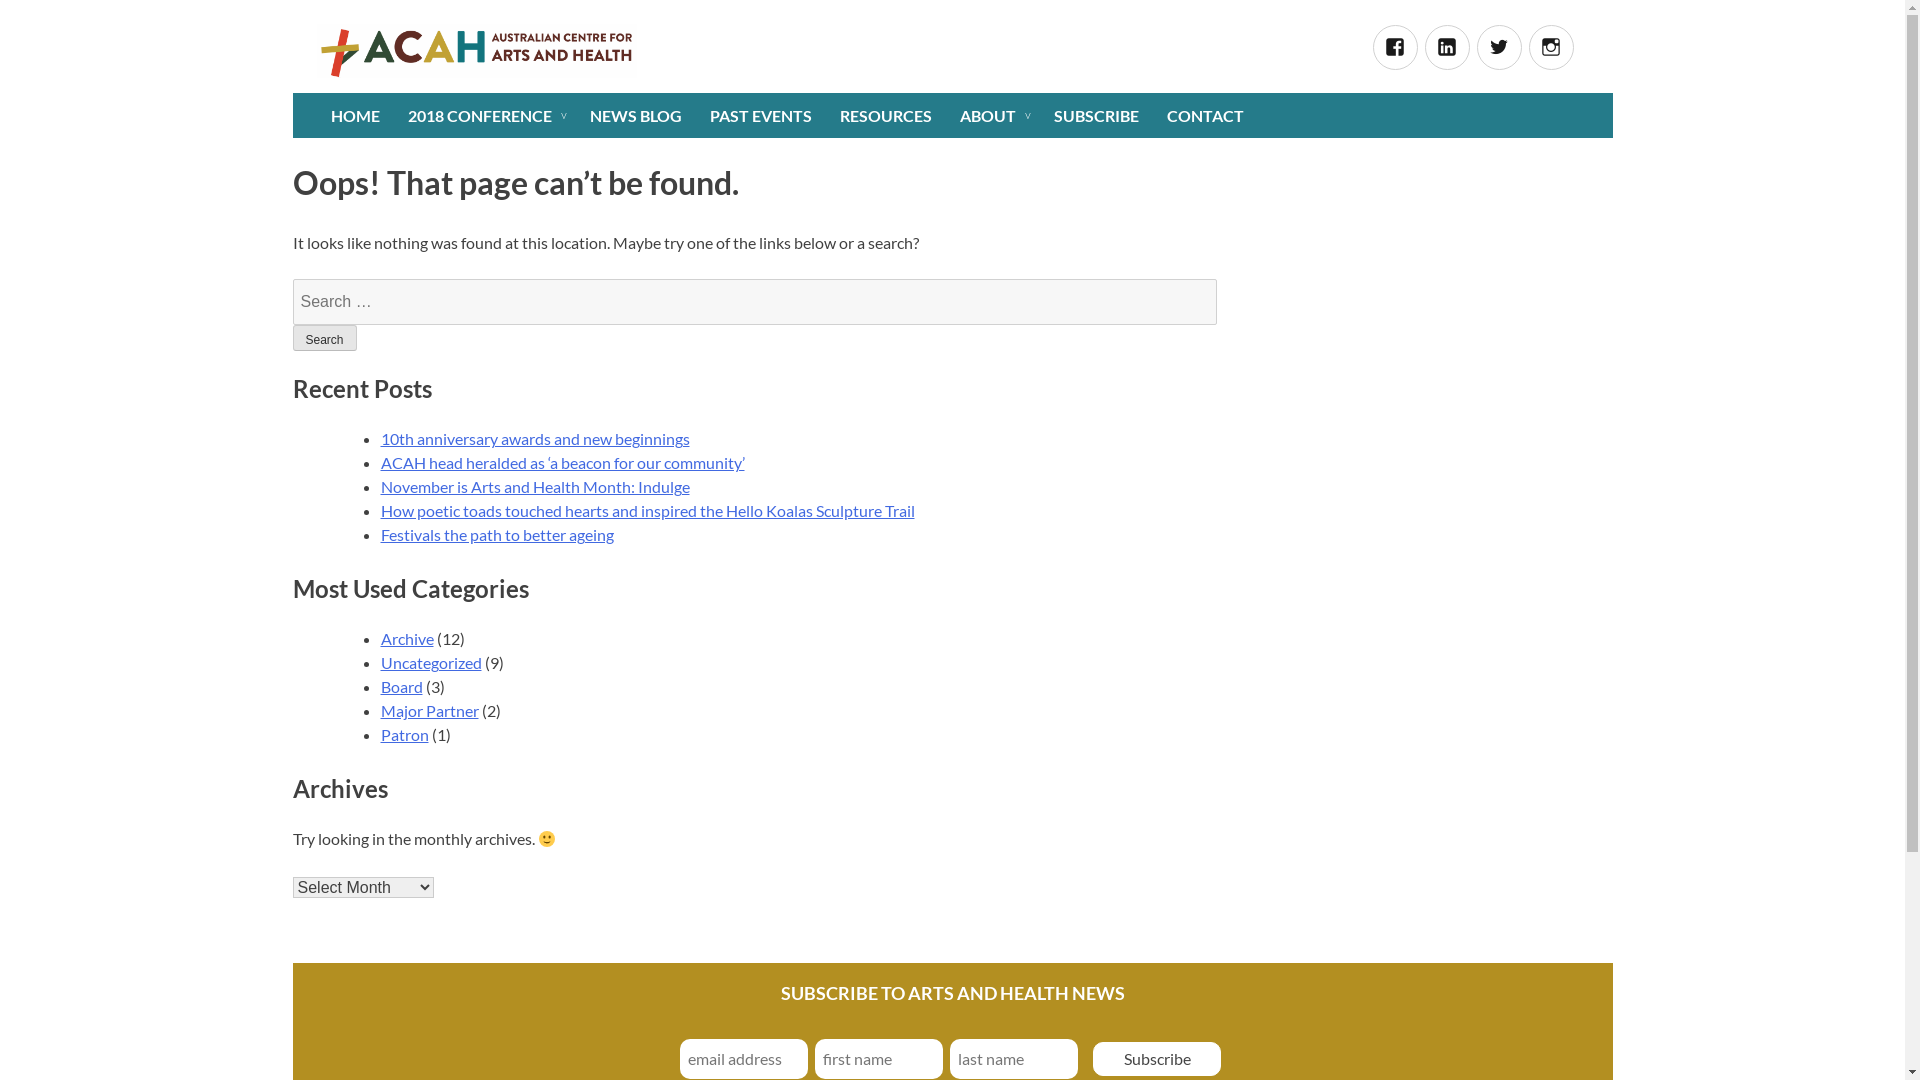 The width and height of the screenshot is (1920, 1080). What do you see at coordinates (885, 115) in the screenshot?
I see `'RESOURCES'` at bounding box center [885, 115].